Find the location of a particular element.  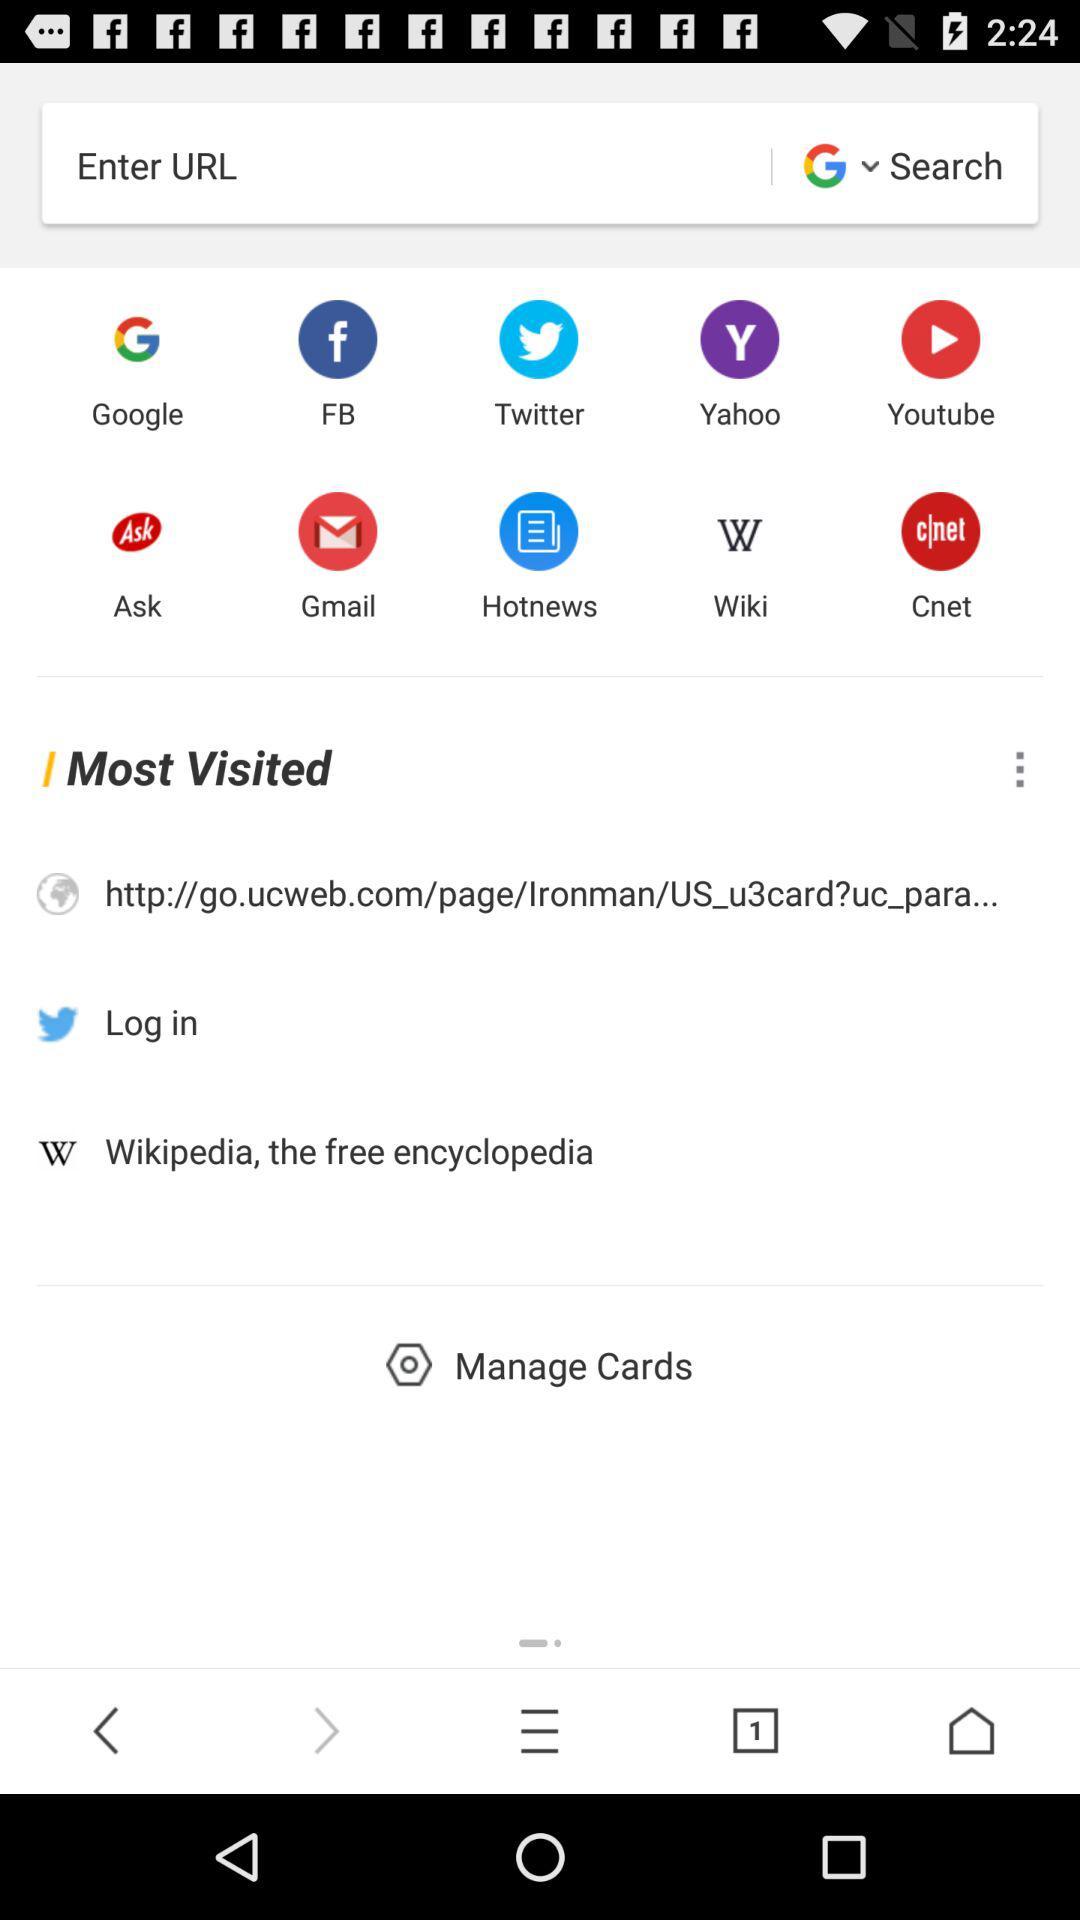

the arrow_forward icon is located at coordinates (323, 1851).